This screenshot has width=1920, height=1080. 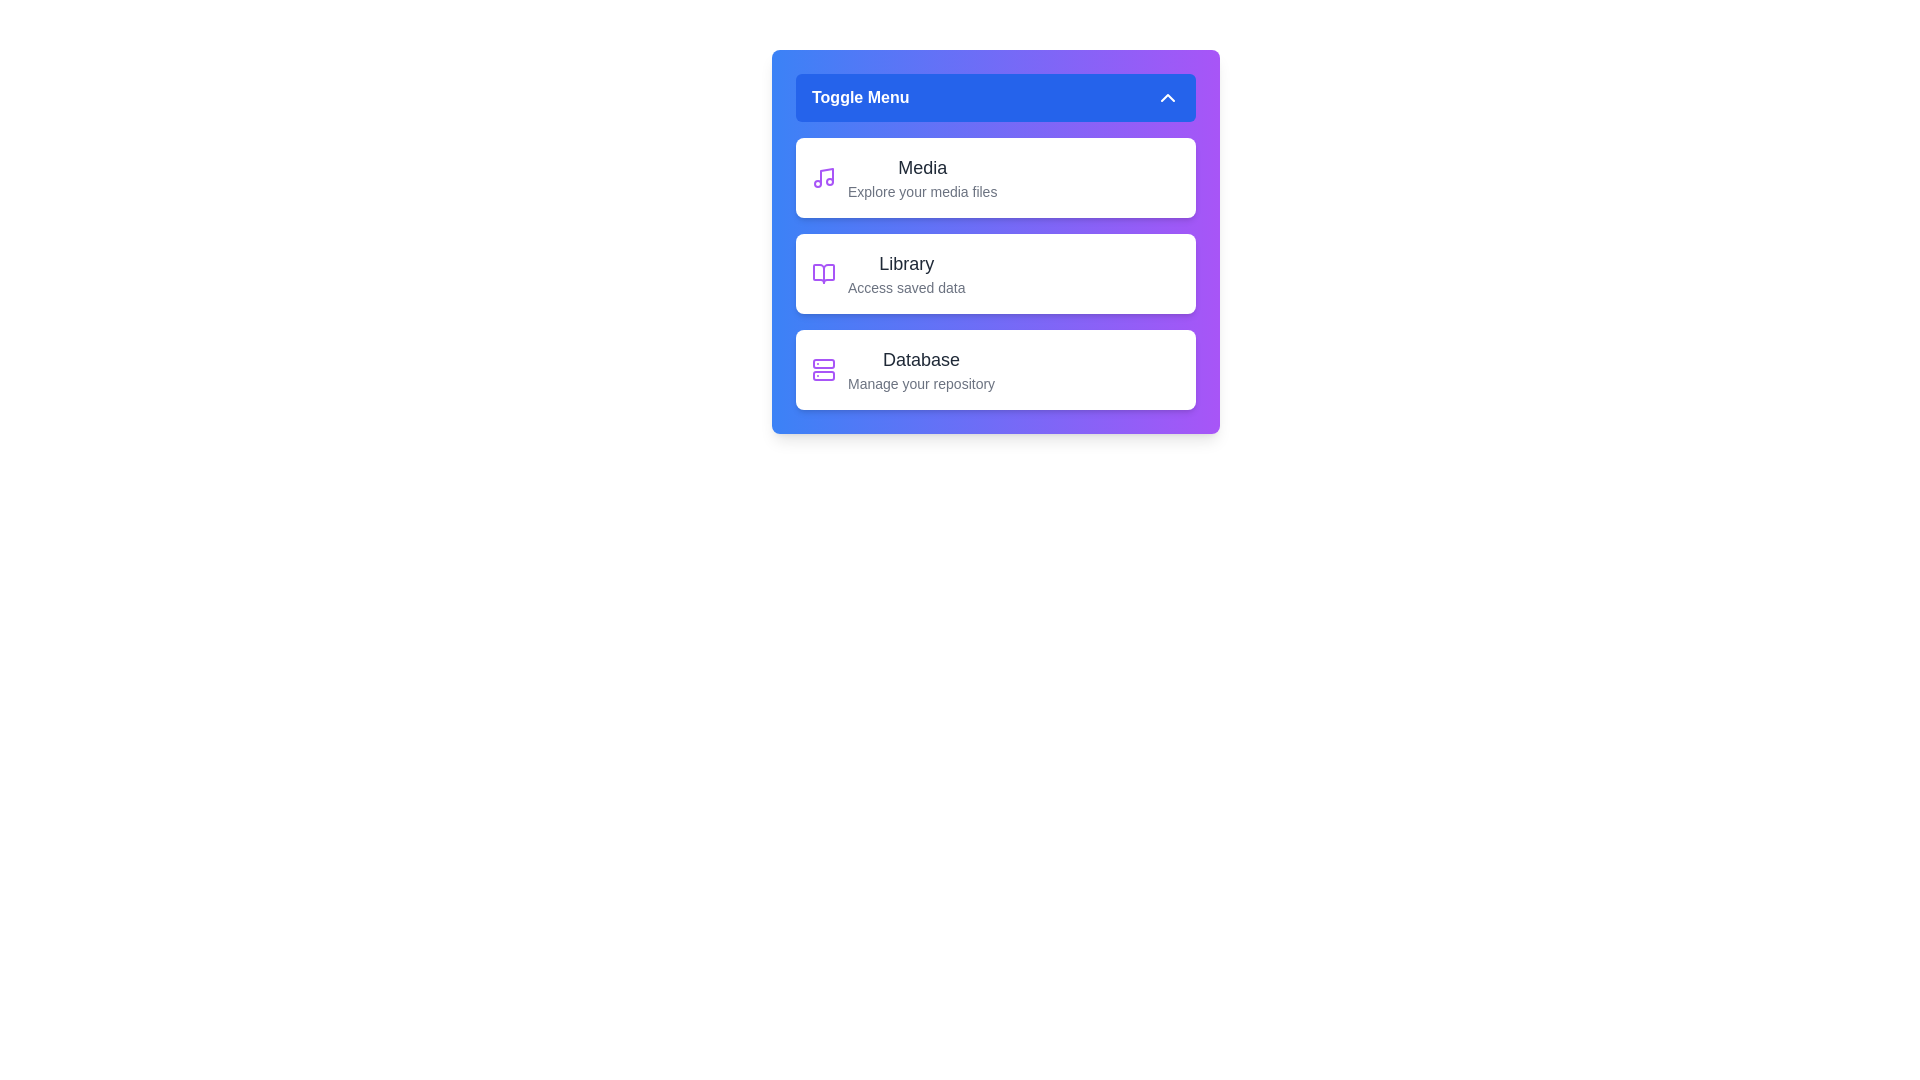 What do you see at coordinates (996, 97) in the screenshot?
I see `the 'Toggle Menu' button to toggle the visibility of the menu` at bounding box center [996, 97].